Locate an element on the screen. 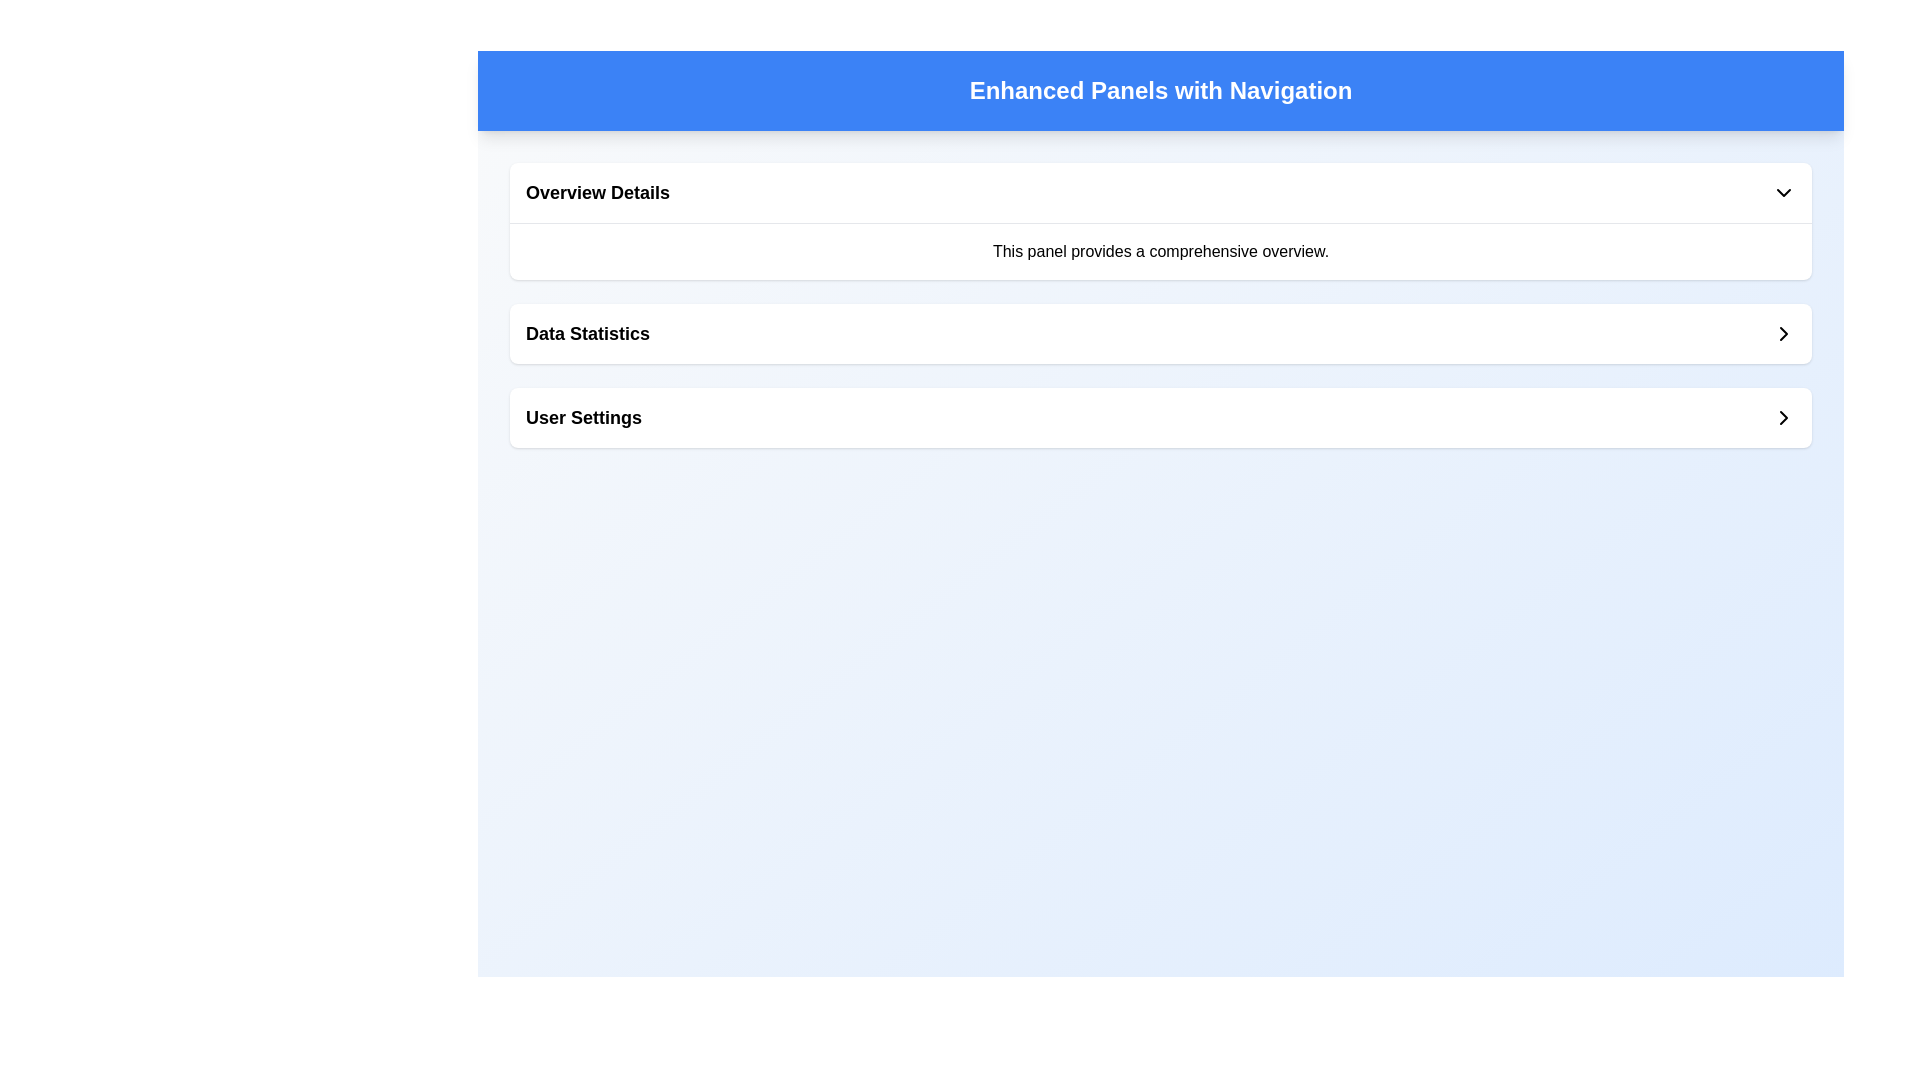 This screenshot has height=1080, width=1920. the static text header that displays 'Enhanced Panels with Navigation', which is bold and large, set against a blue background is located at coordinates (1161, 91).